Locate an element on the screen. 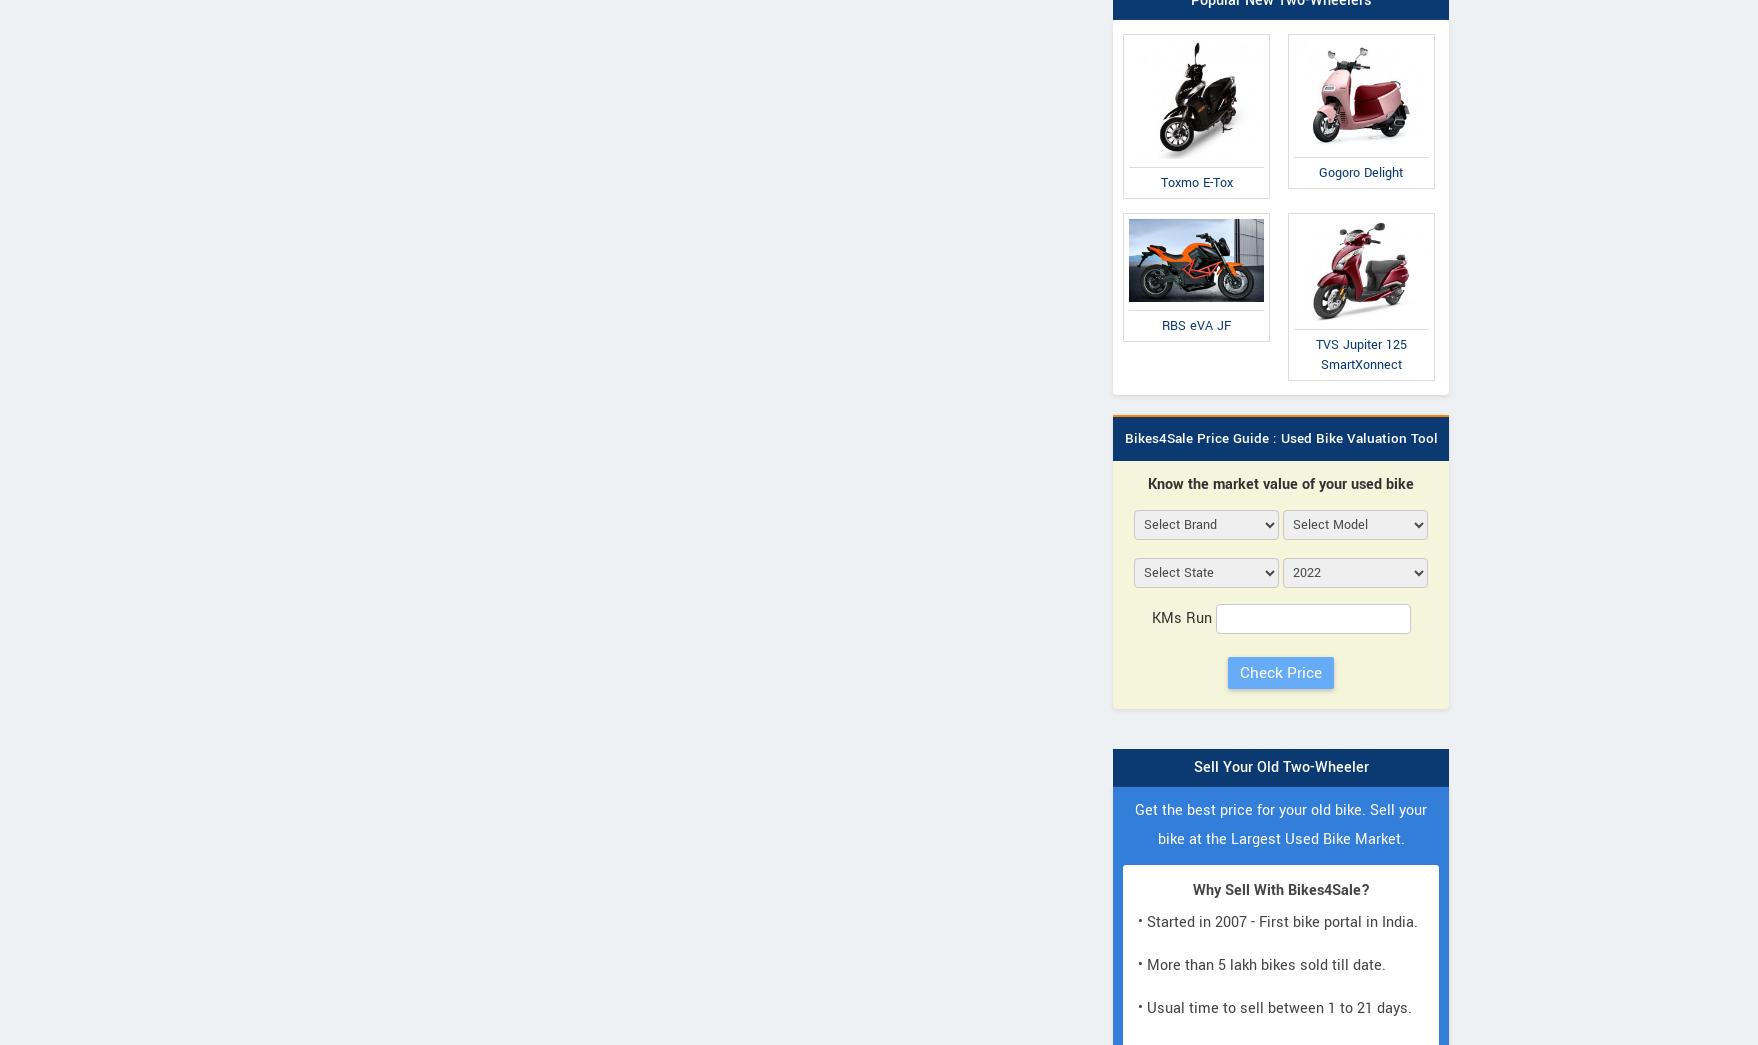 The width and height of the screenshot is (1758, 1045). 'KMs Run' is located at coordinates (1182, 616).